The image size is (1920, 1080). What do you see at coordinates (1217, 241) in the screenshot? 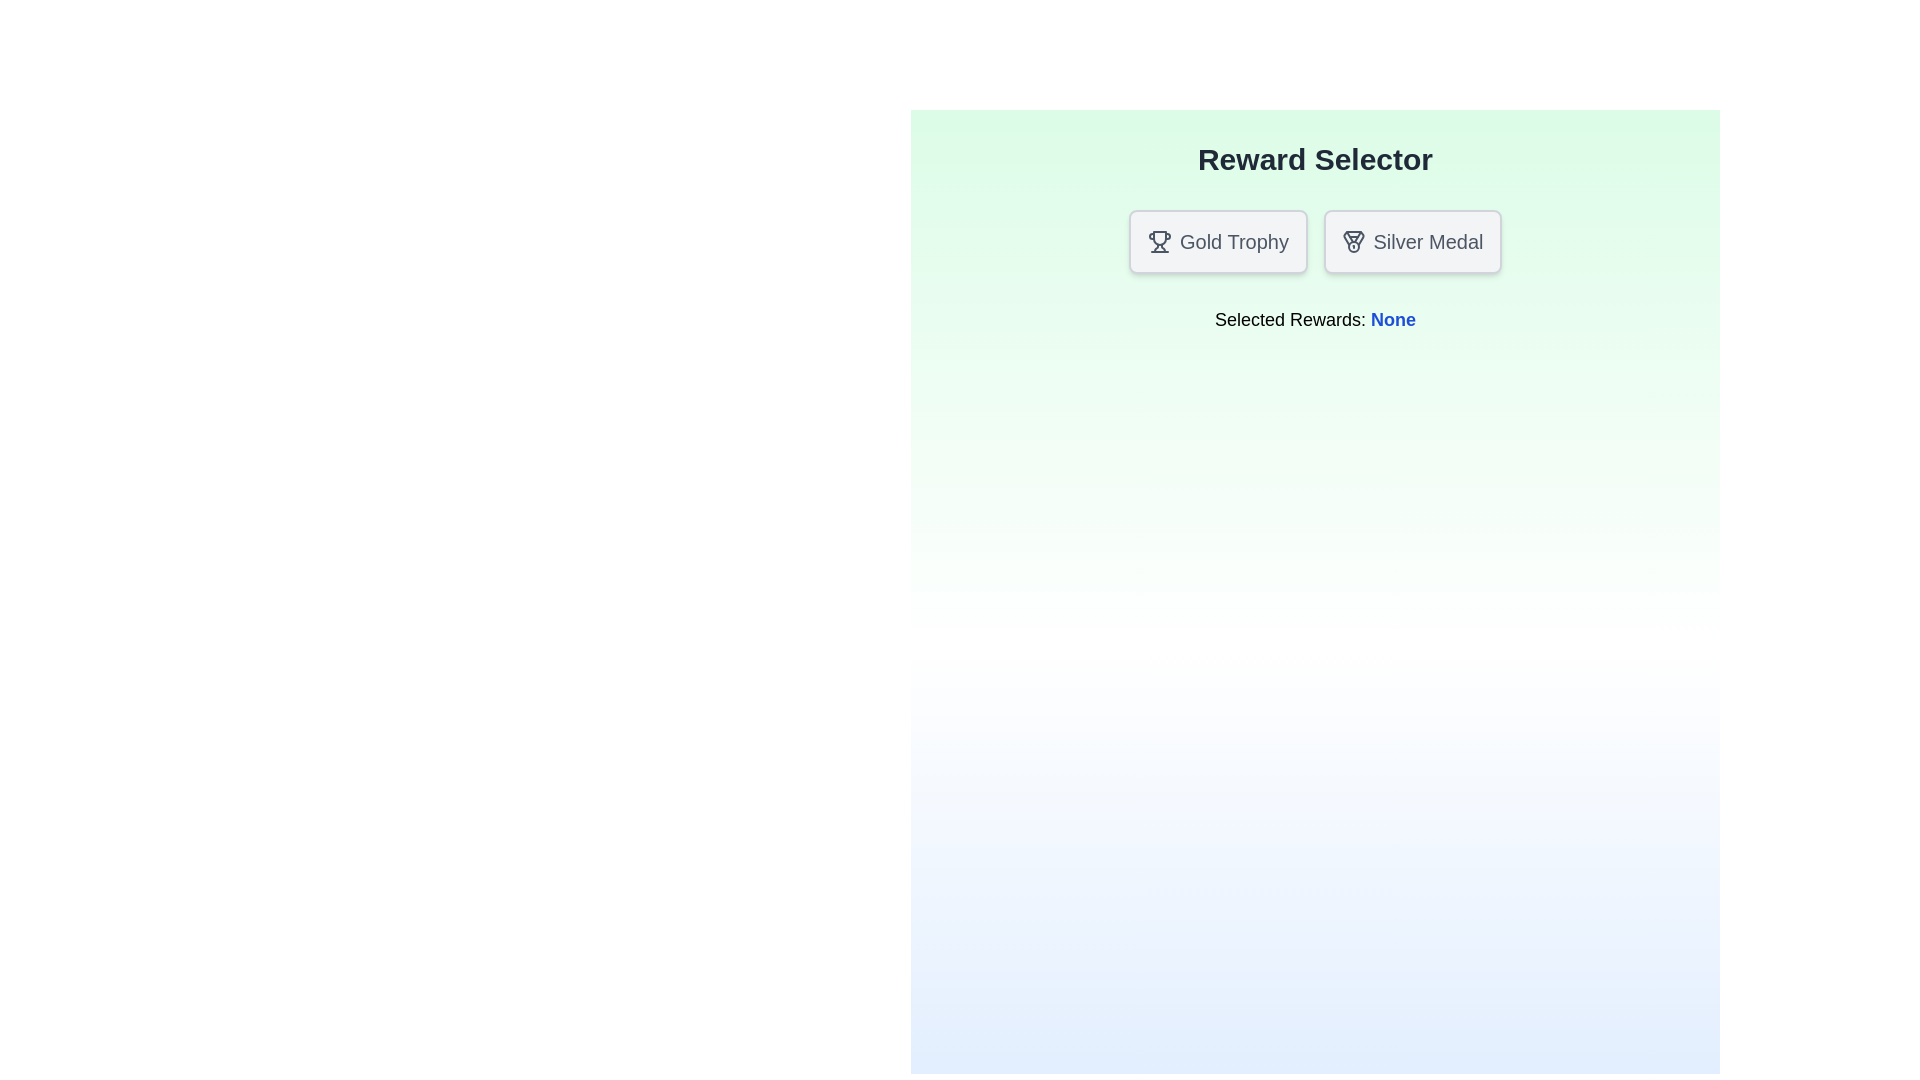
I see `the Gold Trophy button to observe its visual feedback` at bounding box center [1217, 241].